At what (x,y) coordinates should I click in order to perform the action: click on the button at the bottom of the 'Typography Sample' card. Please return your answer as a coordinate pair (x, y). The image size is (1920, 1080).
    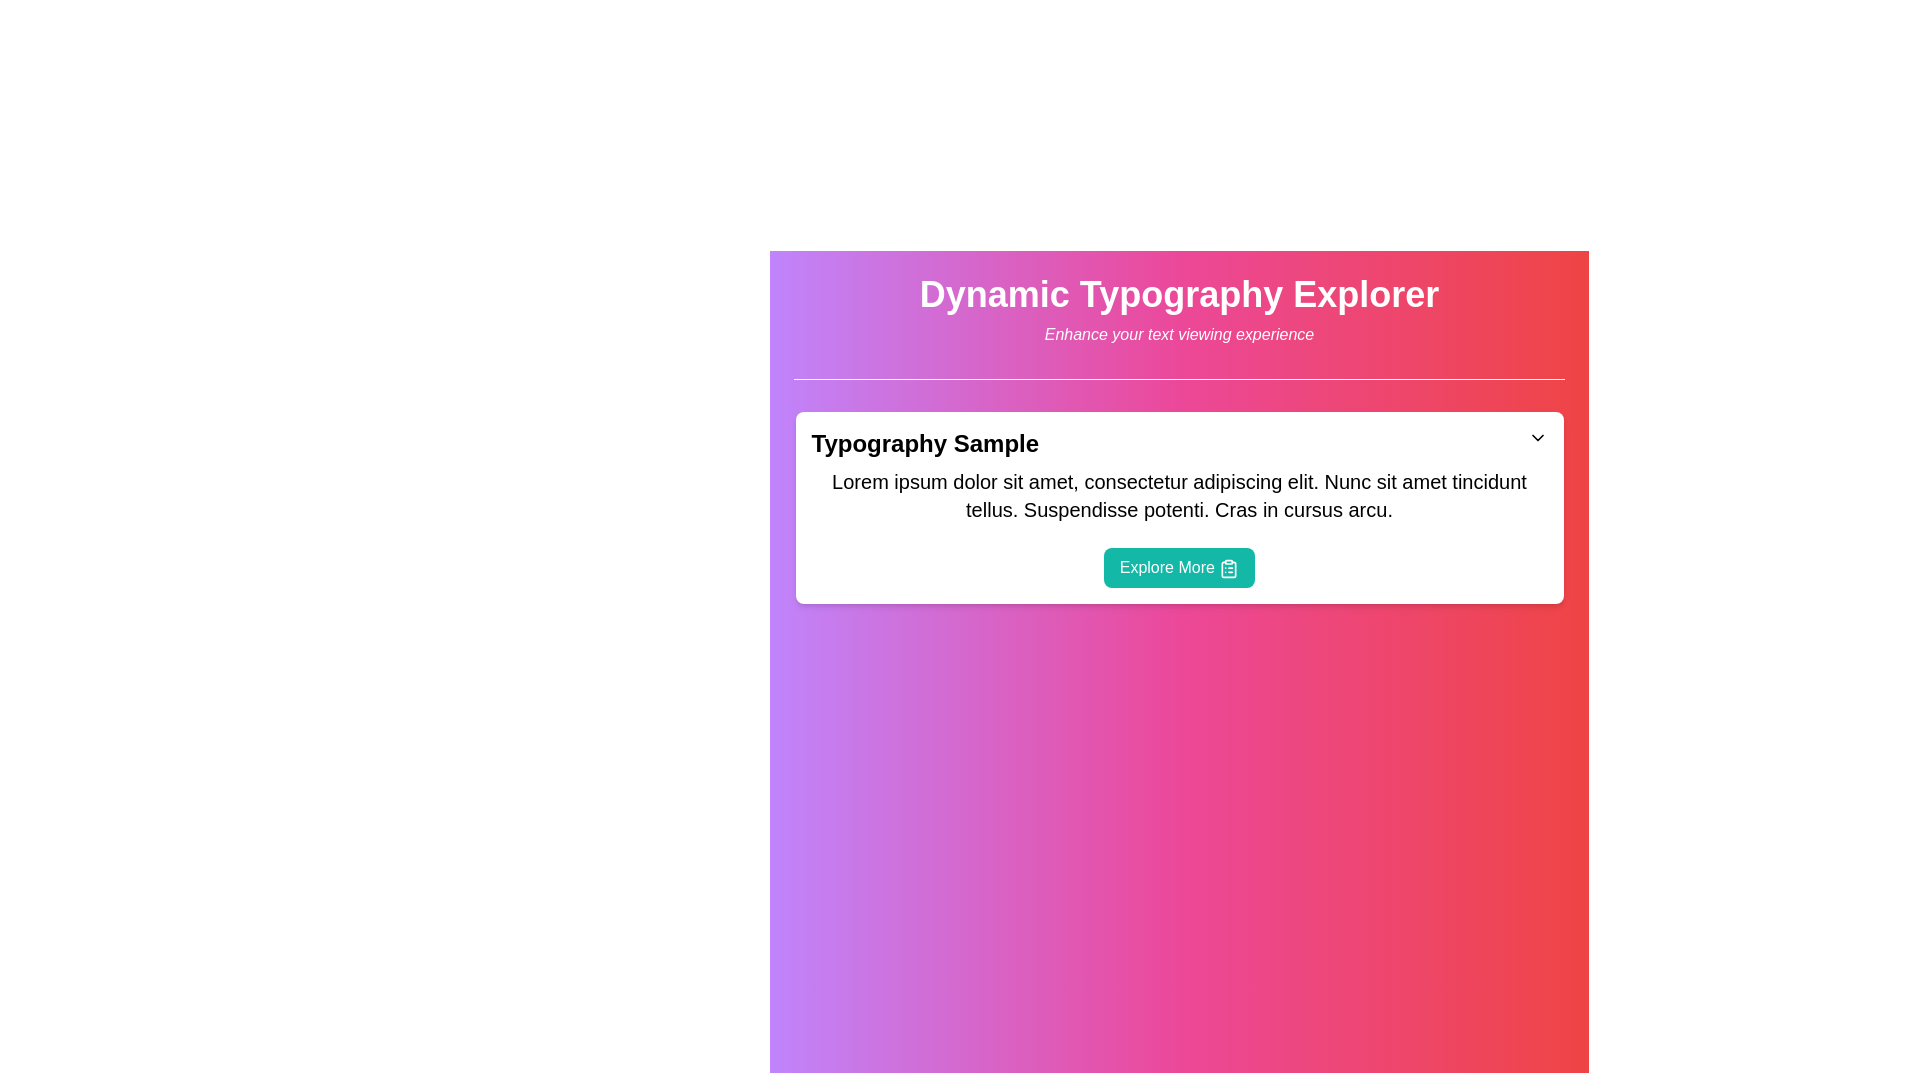
    Looking at the image, I should click on (1179, 567).